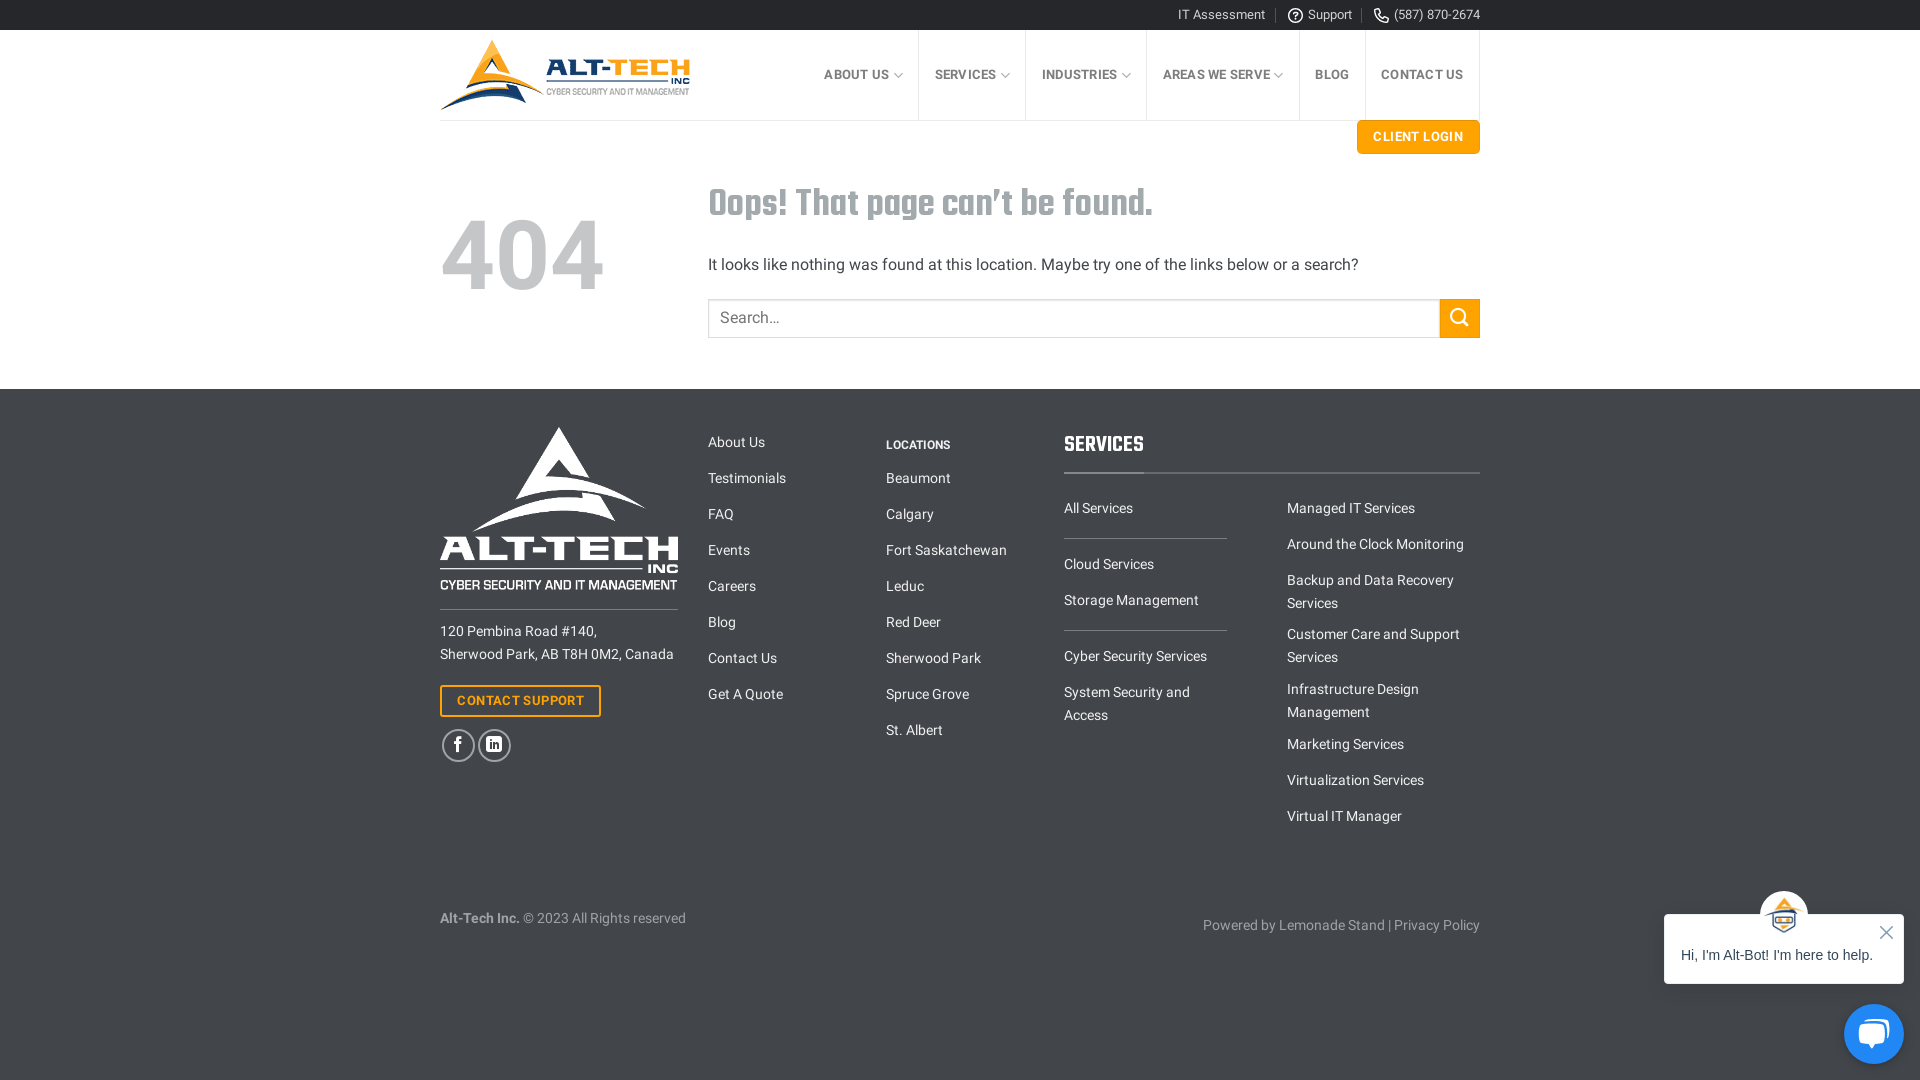 This screenshot has width=1920, height=1080. I want to click on 'AREAS WE SERVE', so click(1147, 73).